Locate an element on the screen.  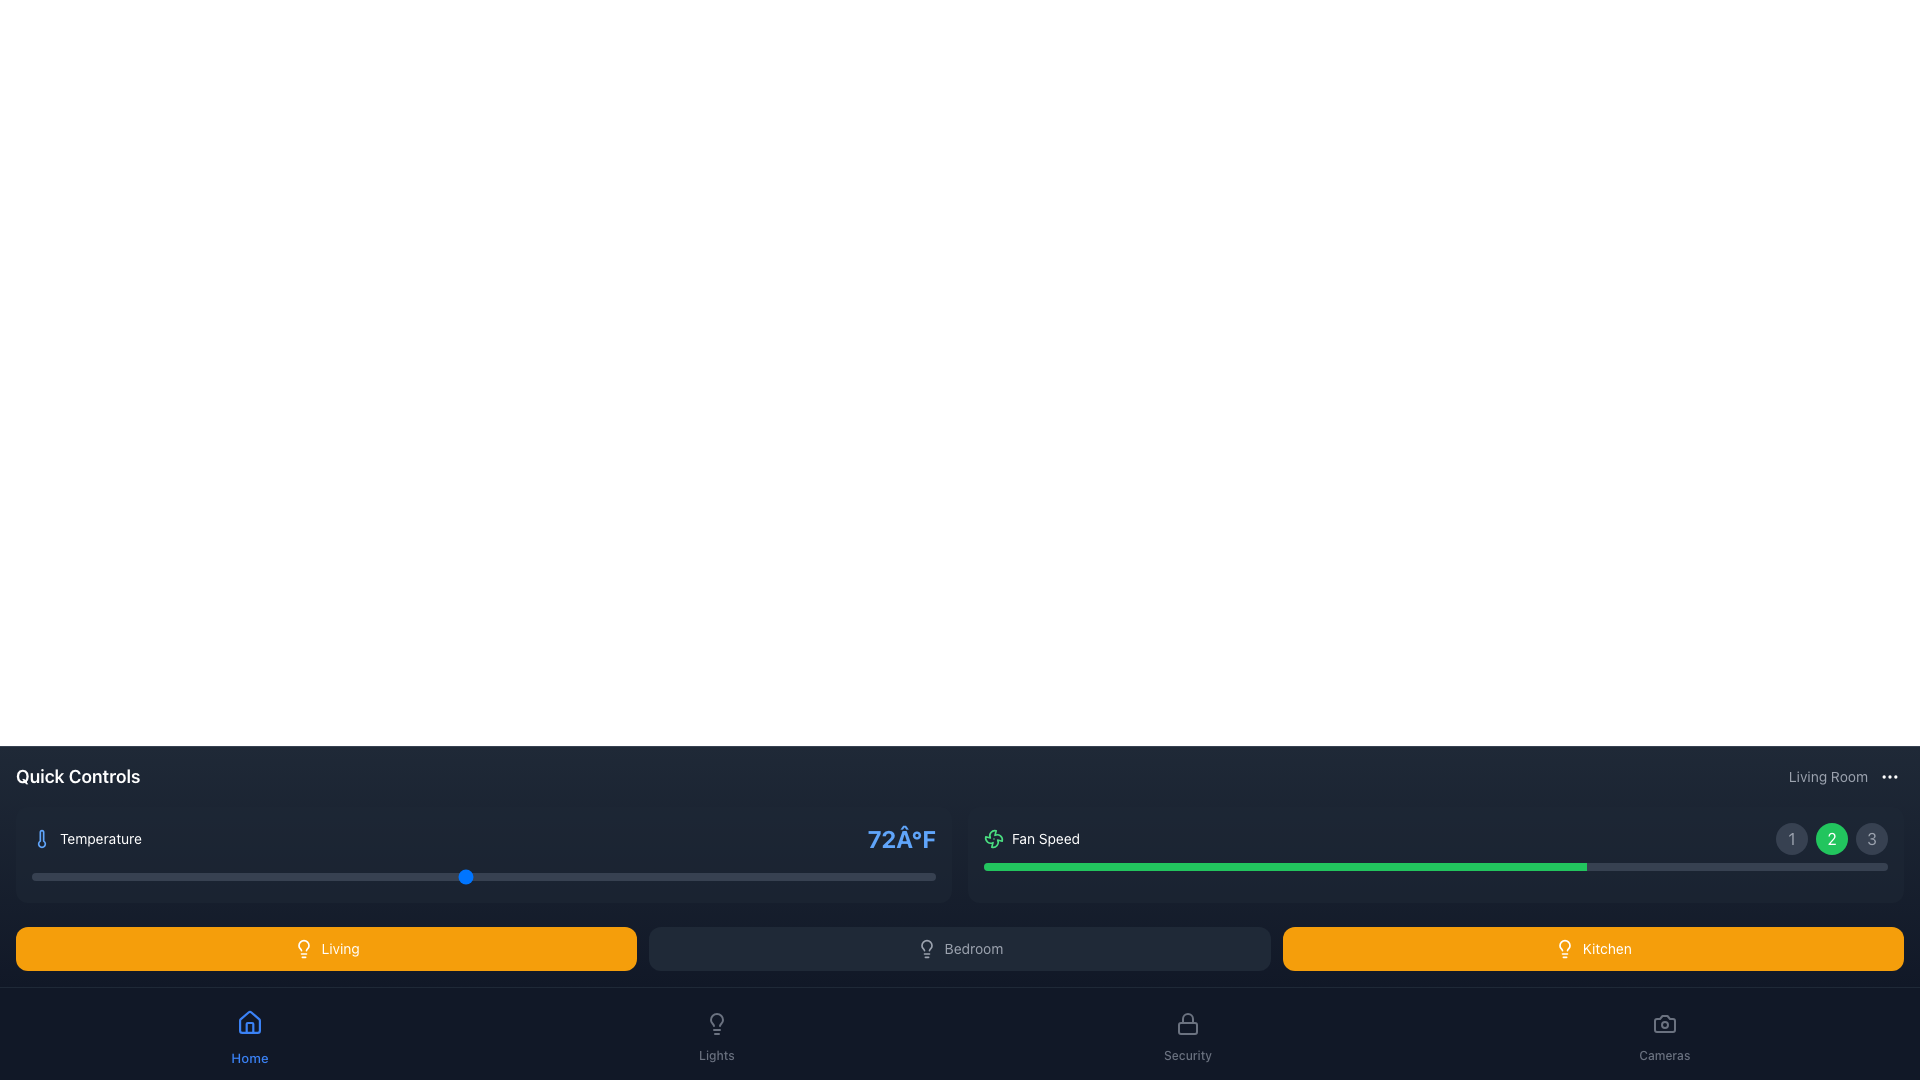
the stylized lightbulb icon, which is the fourth icon from the left in a row of icons at the bottom section of the interface is located at coordinates (716, 1023).